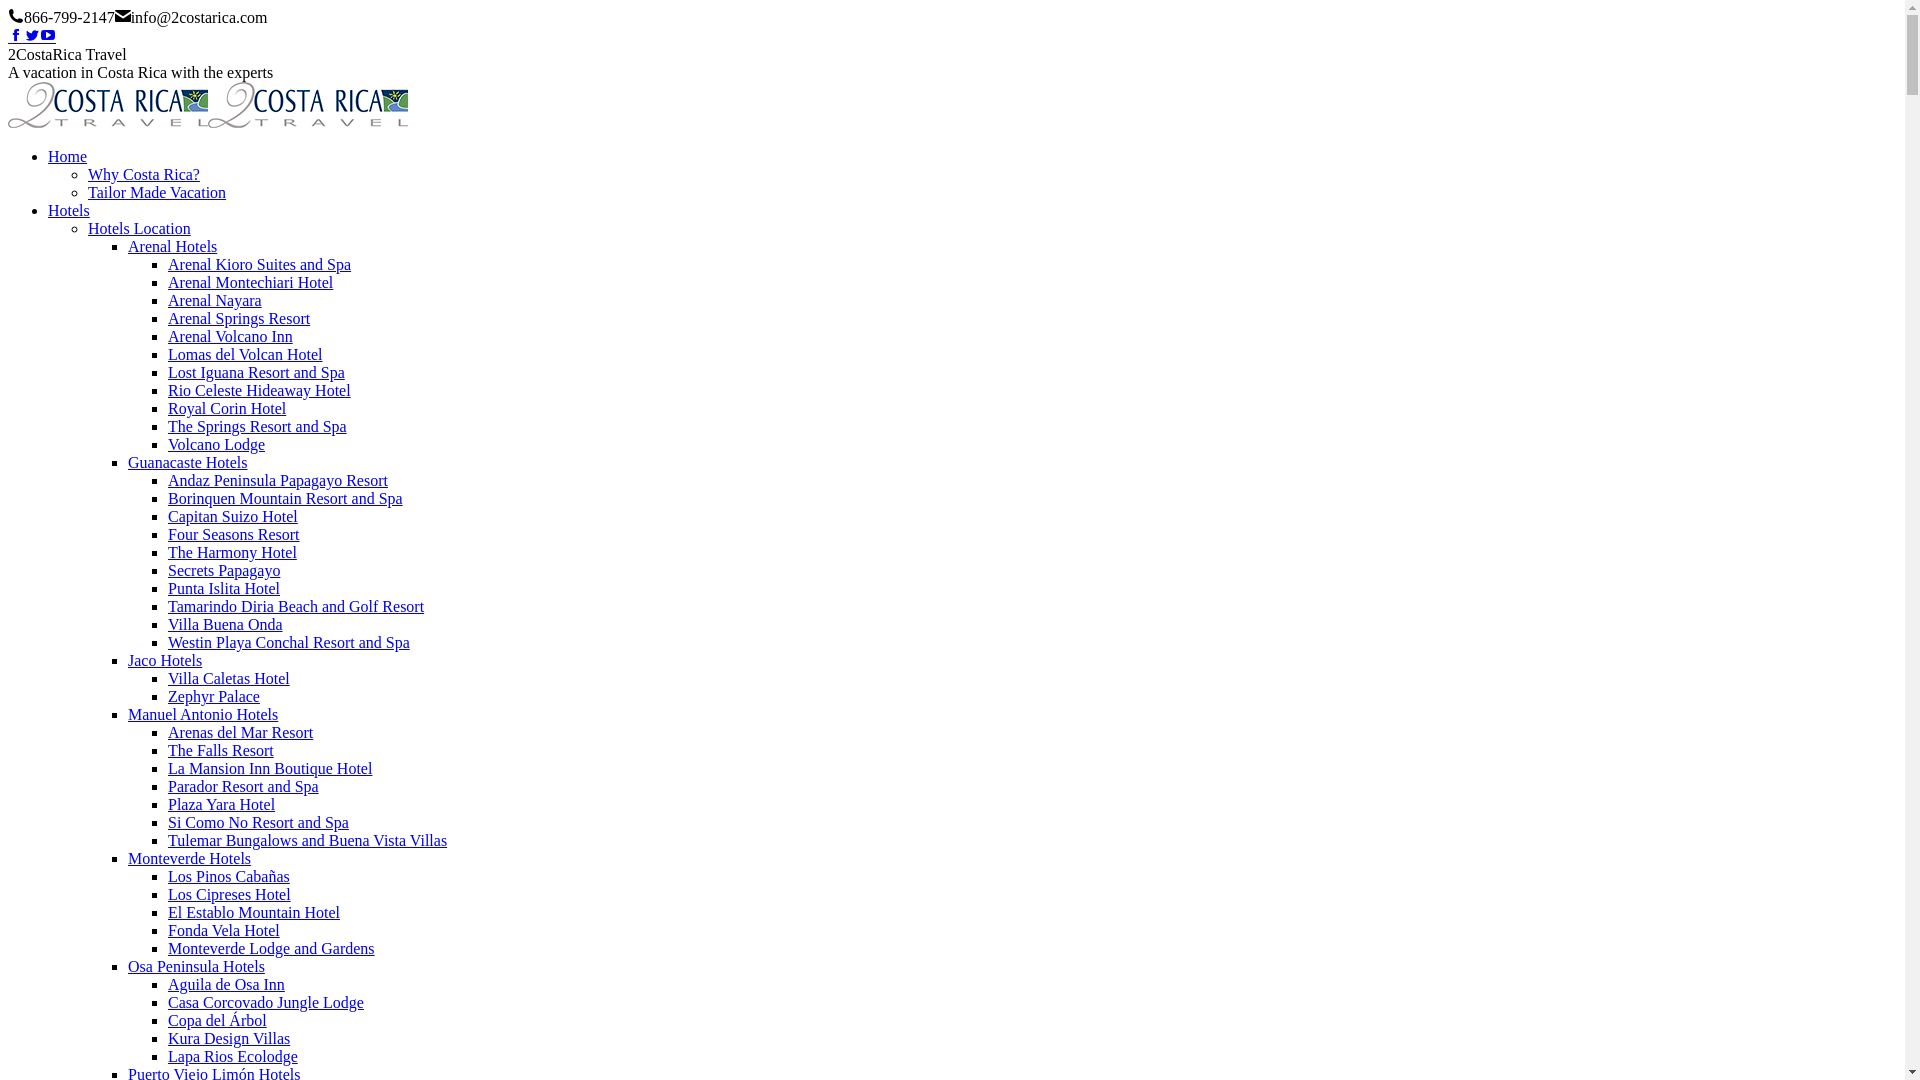  What do you see at coordinates (240, 732) in the screenshot?
I see `'Arenas del Mar Resort'` at bounding box center [240, 732].